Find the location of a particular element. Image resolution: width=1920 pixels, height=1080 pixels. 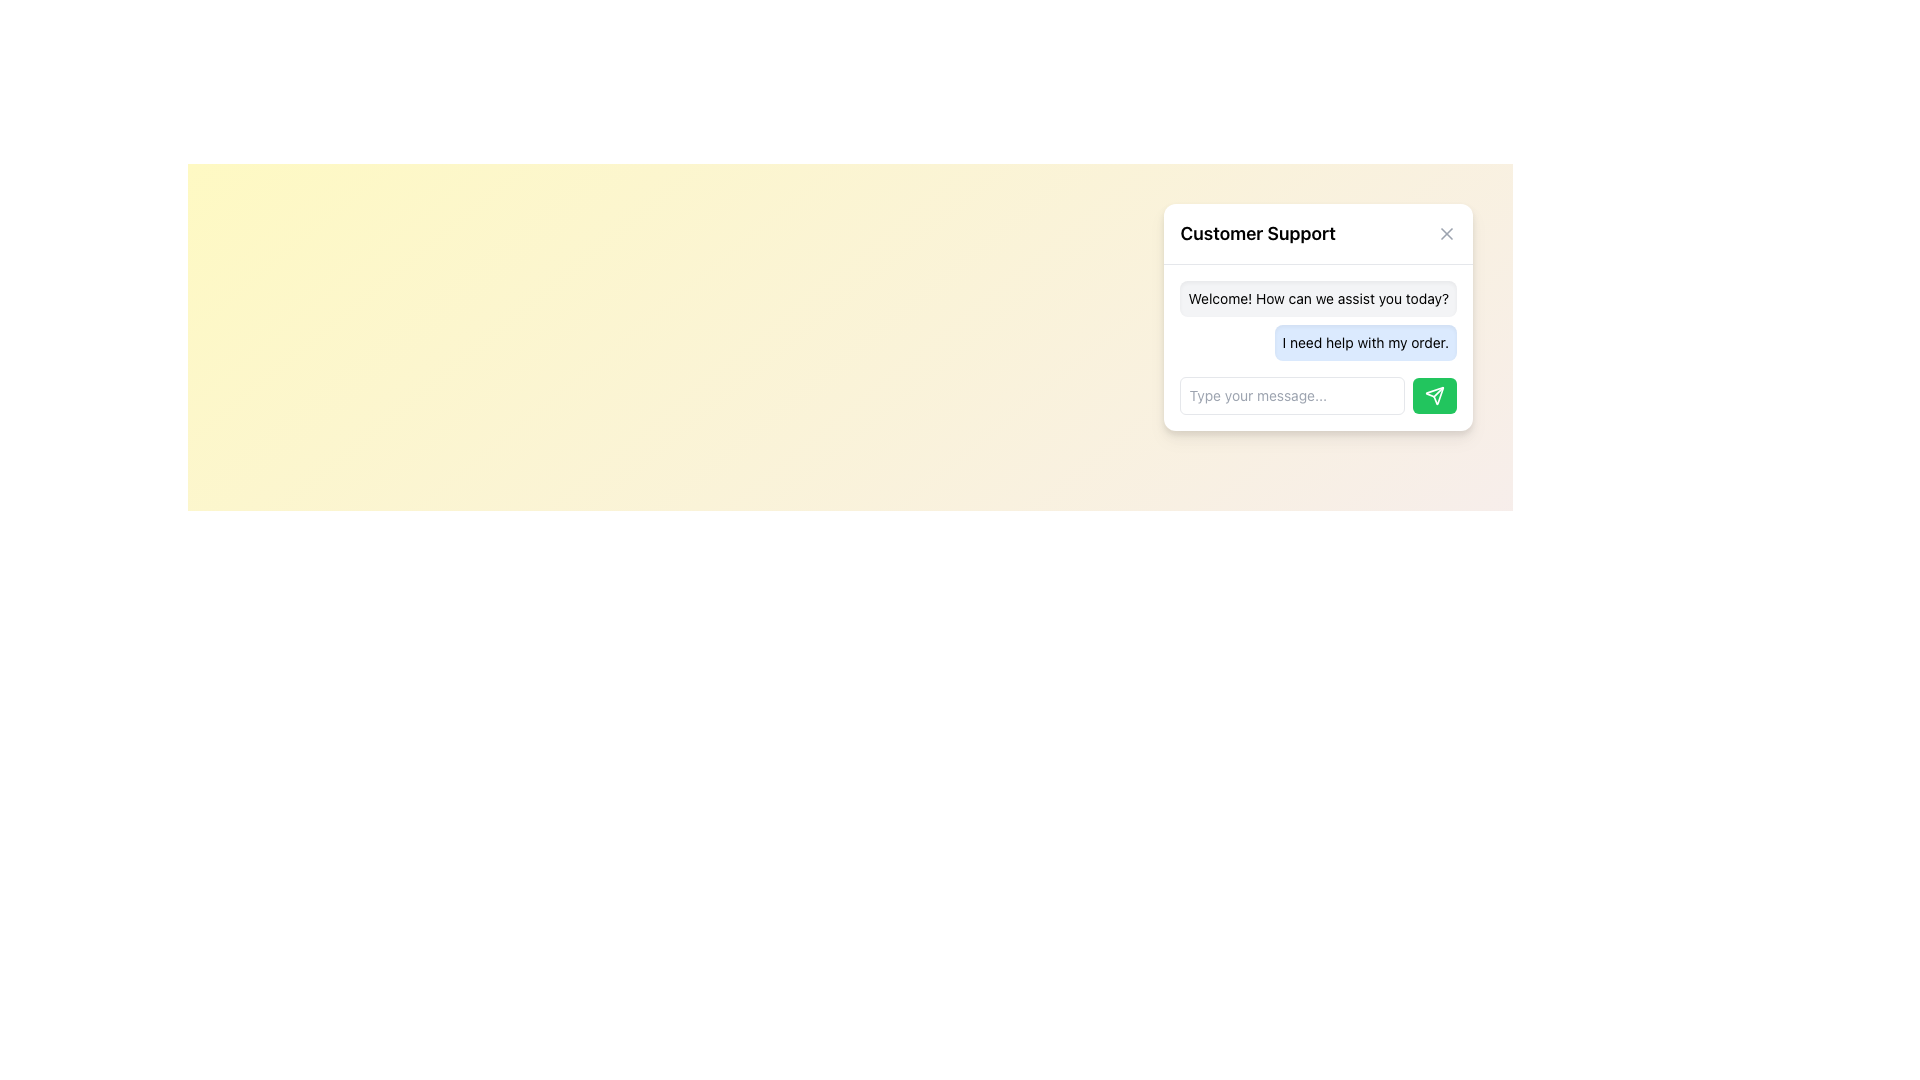

the vibrant green paper plane icon located at the bottom-right corner of the chat window, which is part of a green button adjacent to the text input field is located at coordinates (1434, 396).